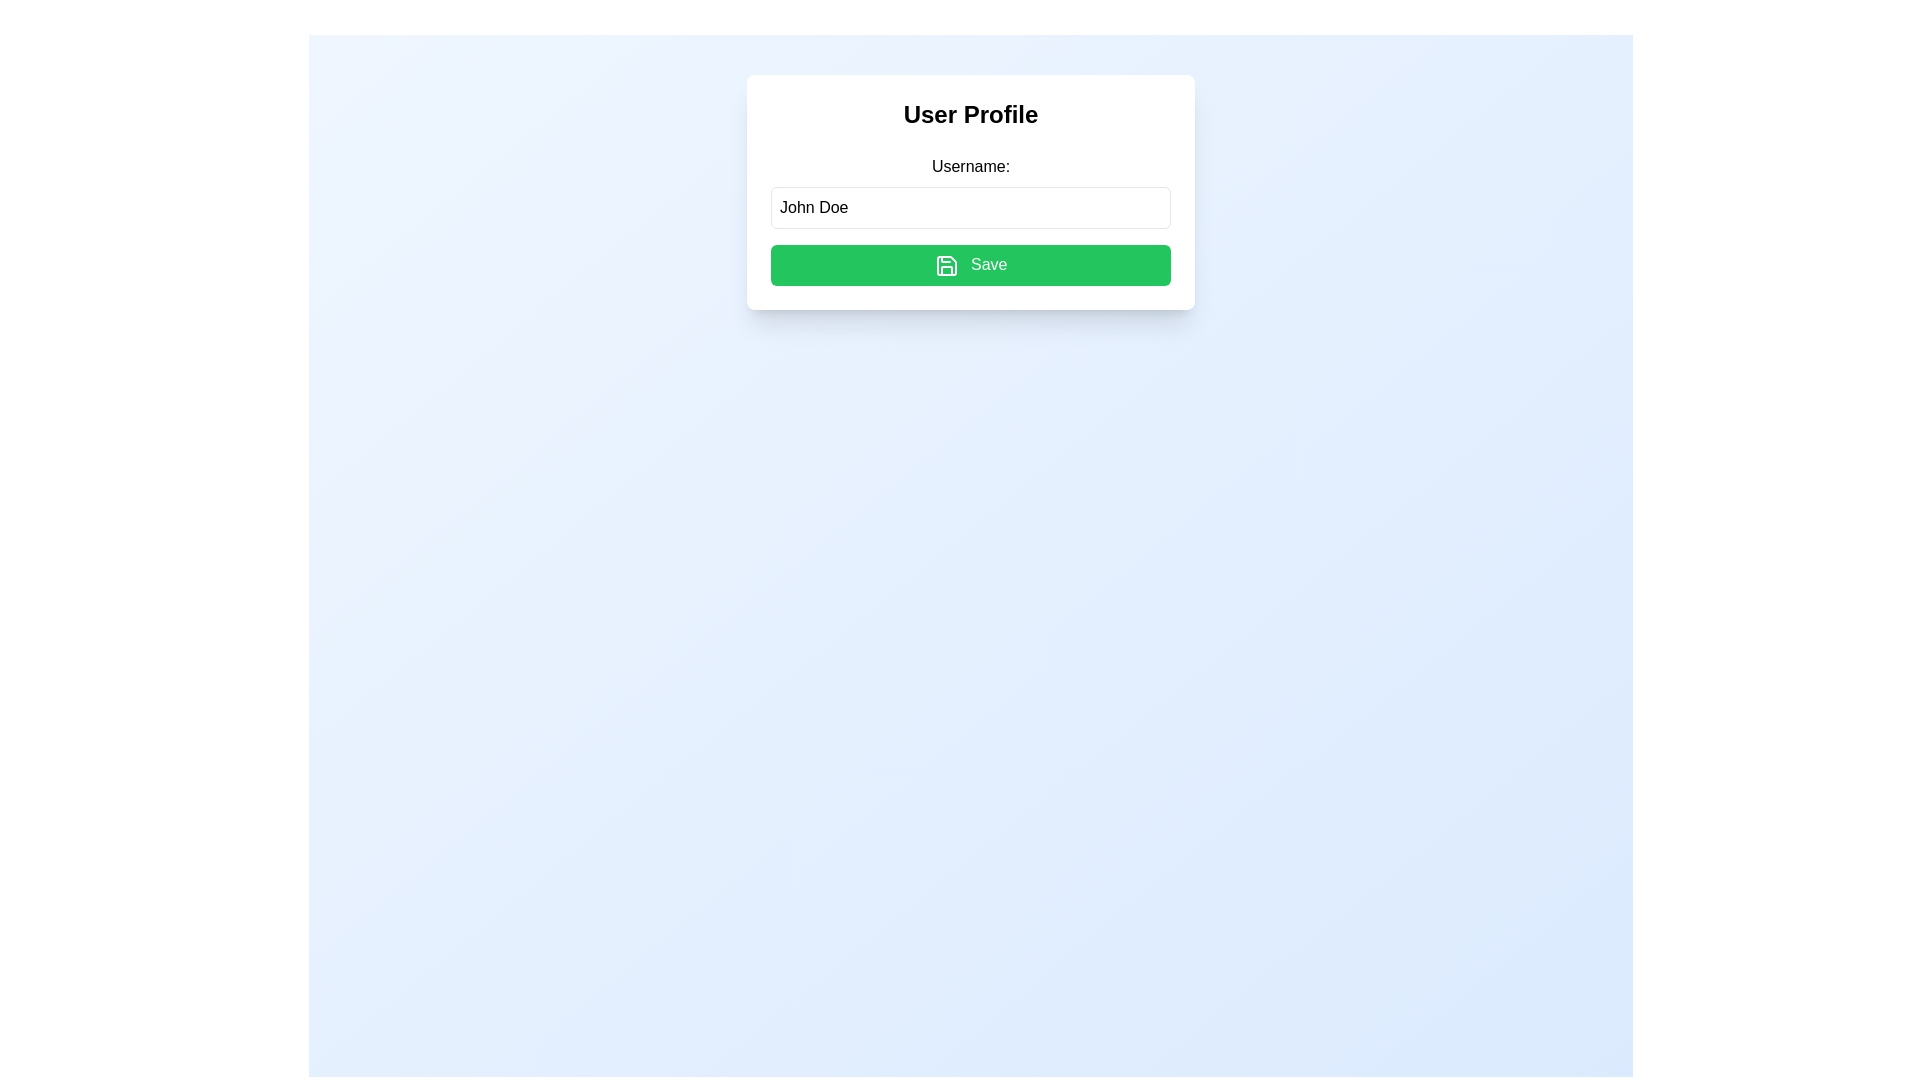 This screenshot has height=1080, width=1920. Describe the element at coordinates (945, 264) in the screenshot. I see `the decorative Save icon located centrally within the Save button on the User Profile form` at that location.